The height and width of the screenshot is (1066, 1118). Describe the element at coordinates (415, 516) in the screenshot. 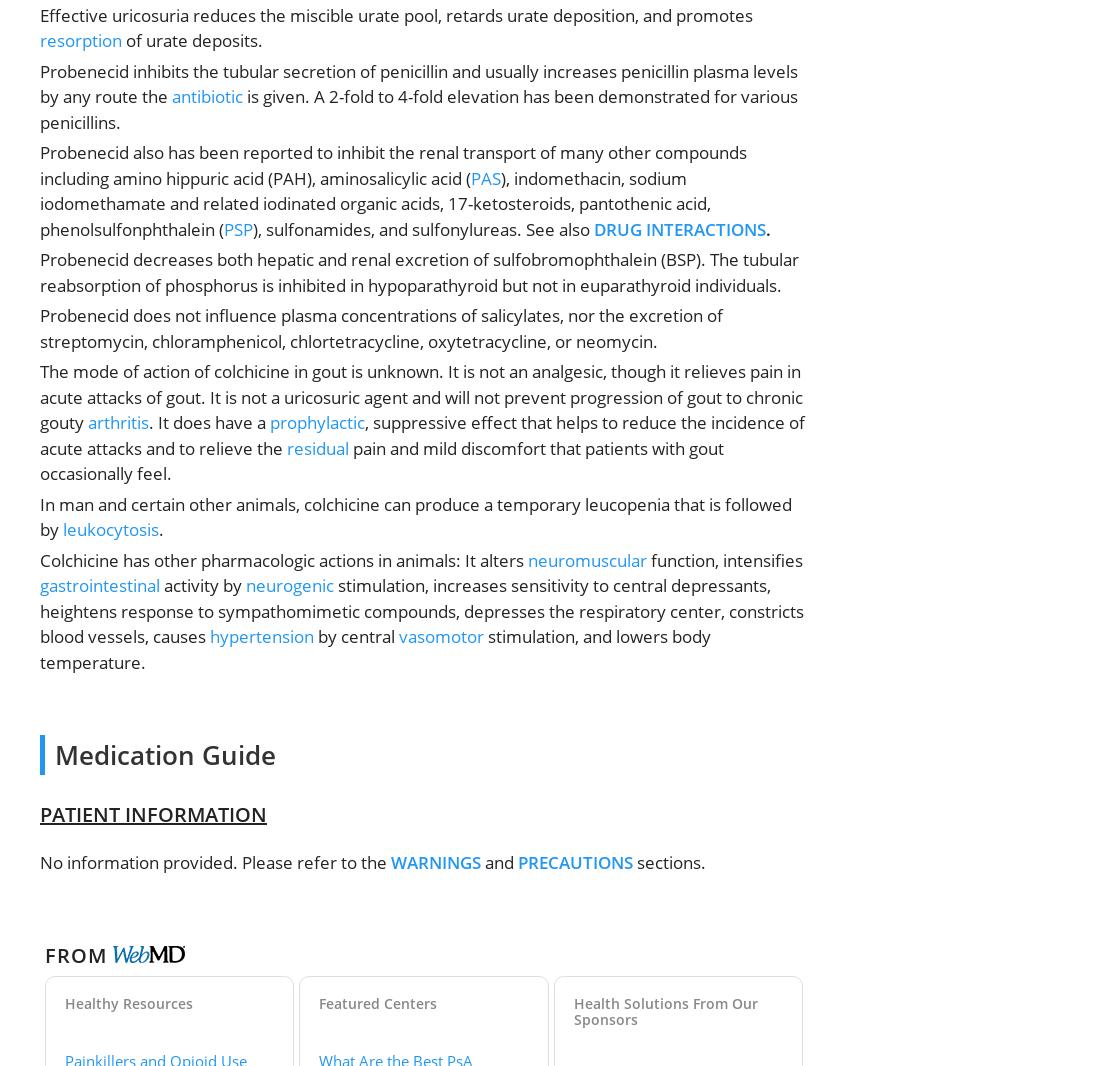

I see `'In man and certain other animals, colchicine can produce a temporary leucopenia 
  that is followed by'` at that location.